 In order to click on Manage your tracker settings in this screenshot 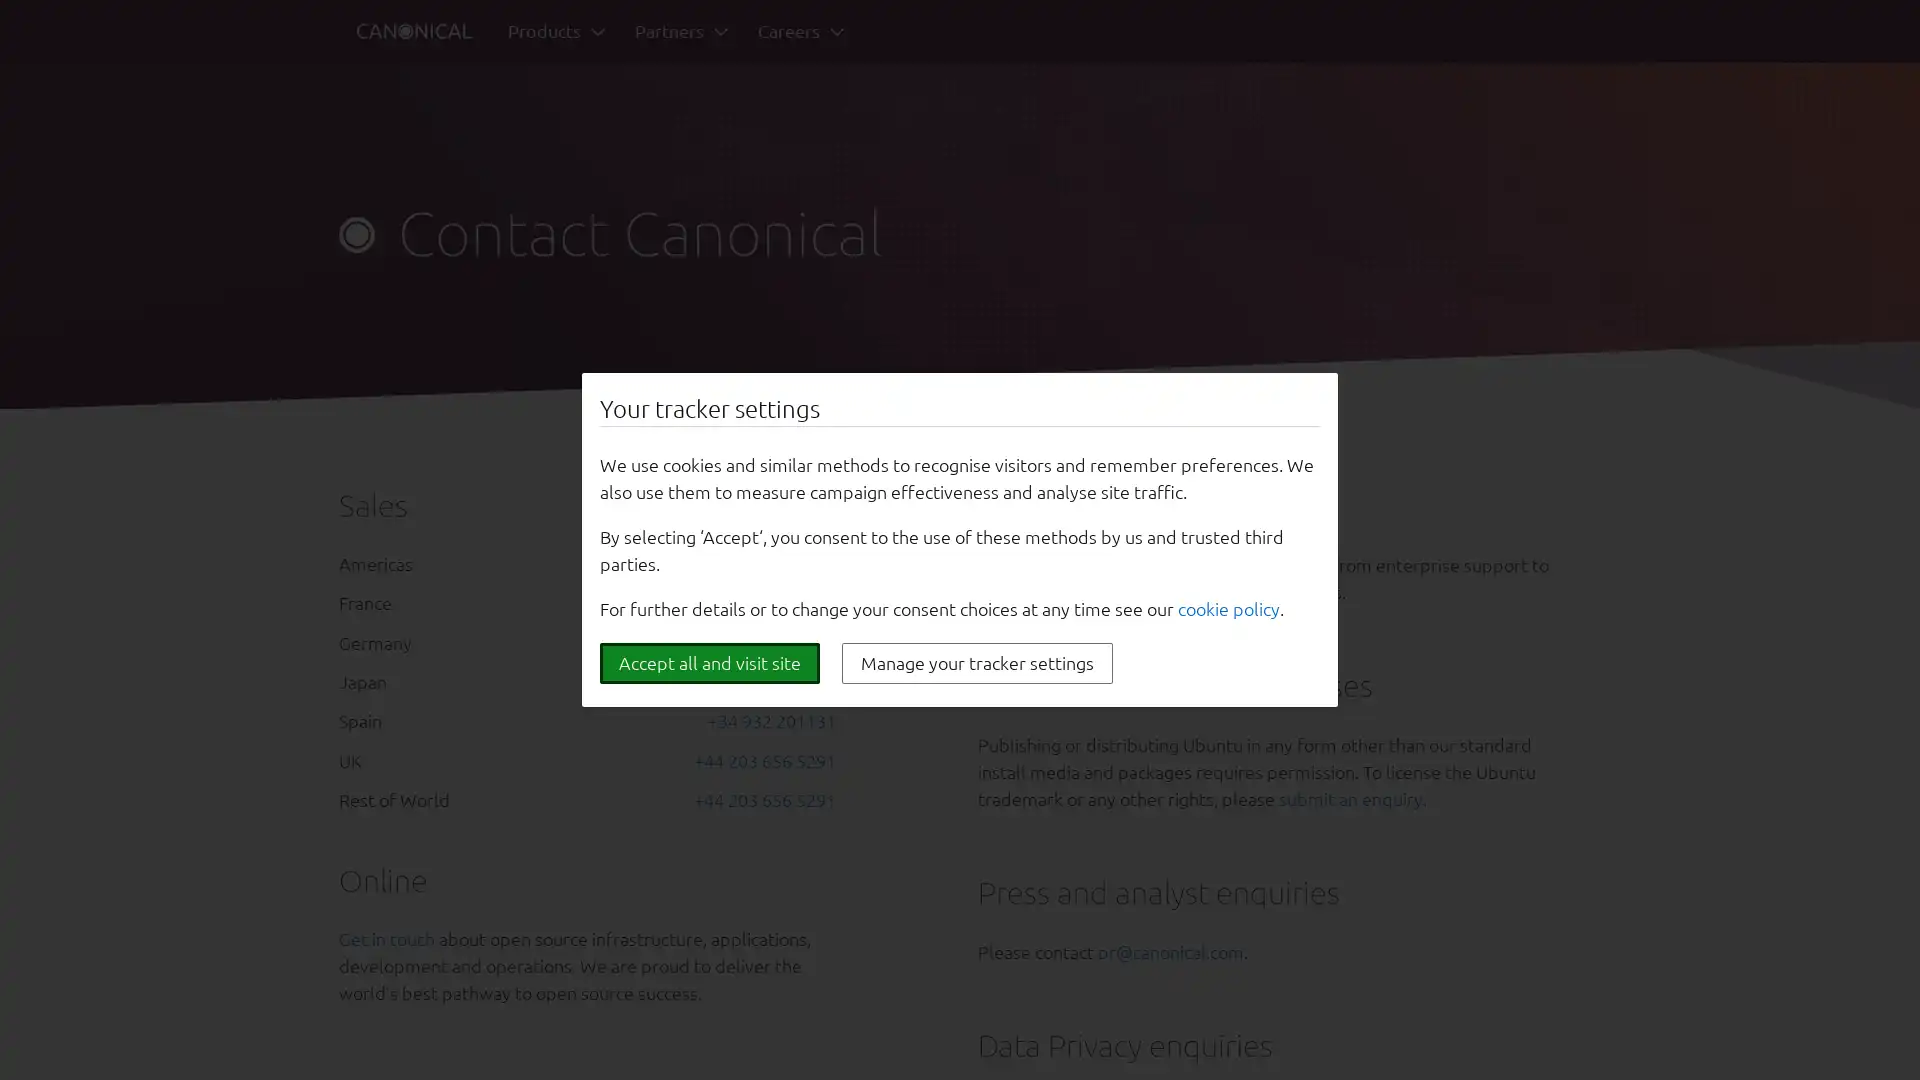, I will do `click(977, 663)`.